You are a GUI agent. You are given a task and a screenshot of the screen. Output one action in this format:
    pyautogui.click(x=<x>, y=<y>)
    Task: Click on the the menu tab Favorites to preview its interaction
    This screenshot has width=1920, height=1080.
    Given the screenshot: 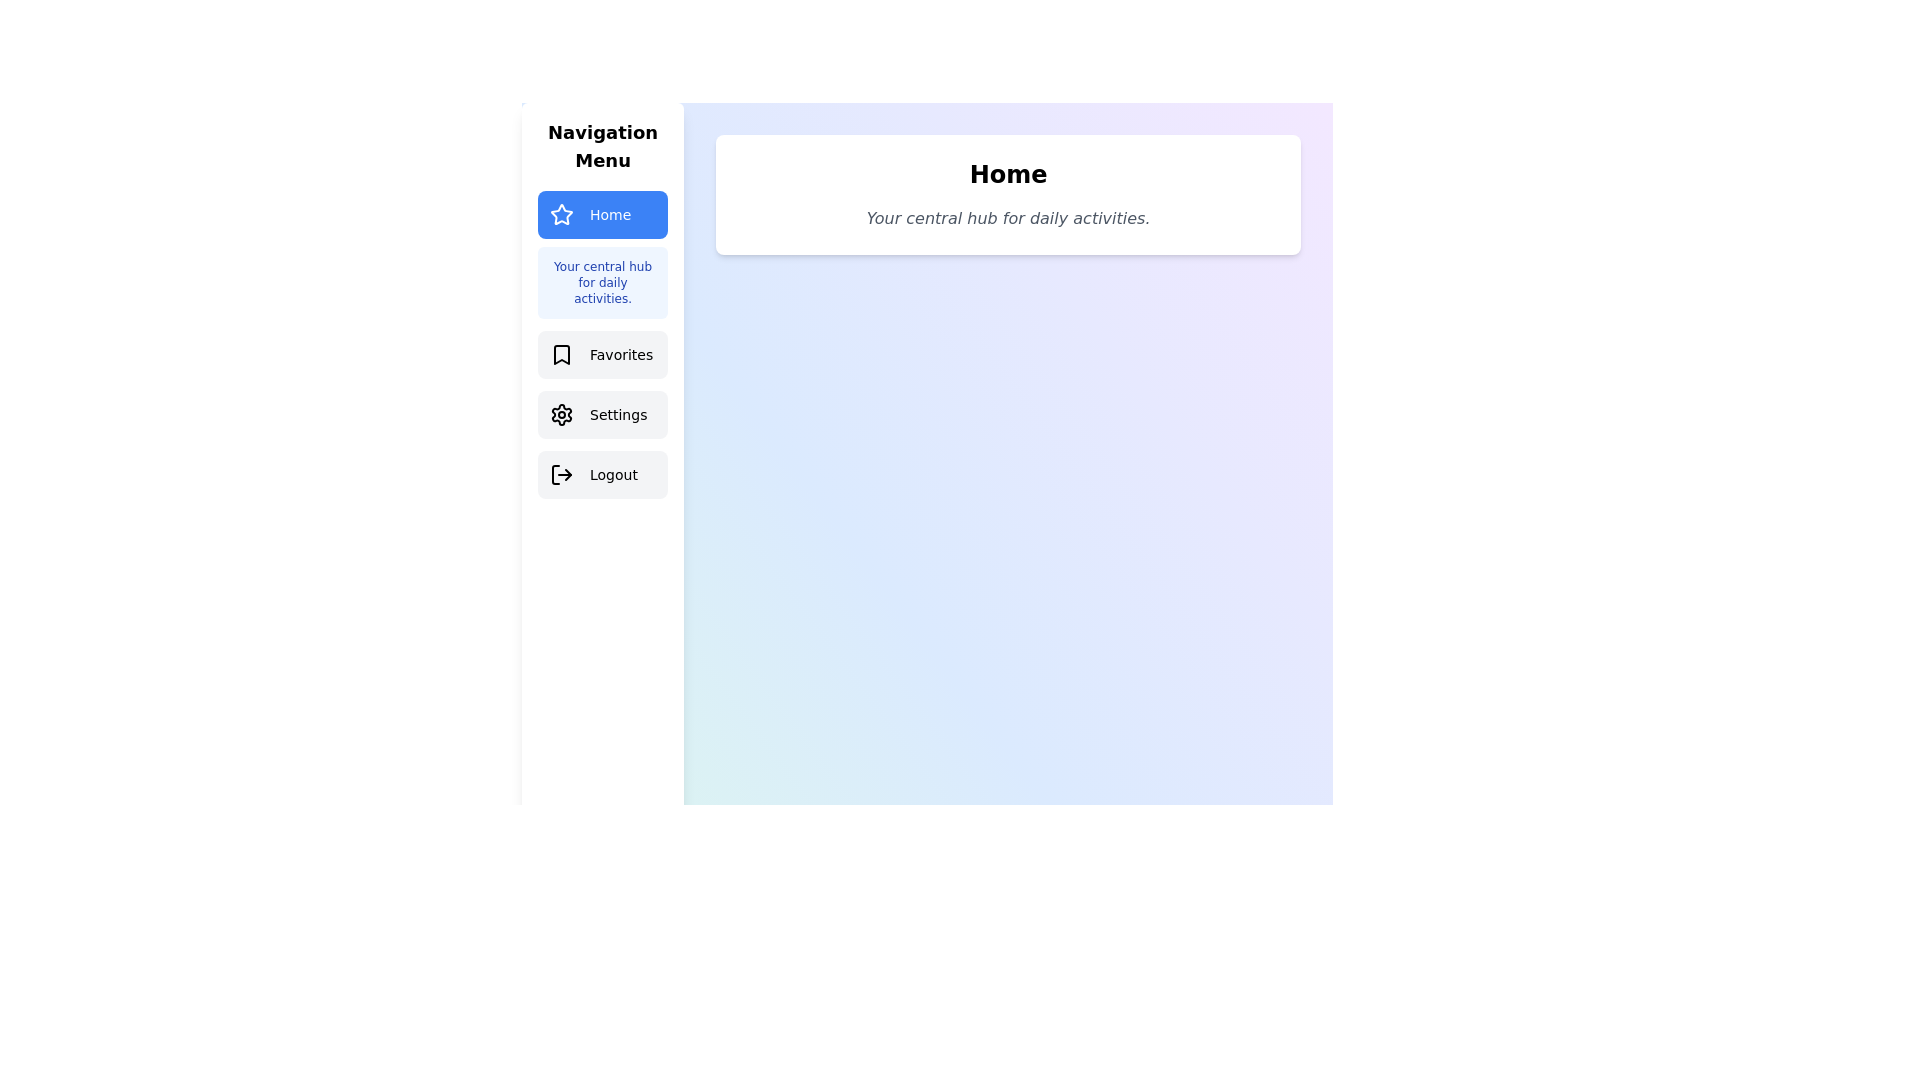 What is the action you would take?
    pyautogui.click(x=602, y=353)
    